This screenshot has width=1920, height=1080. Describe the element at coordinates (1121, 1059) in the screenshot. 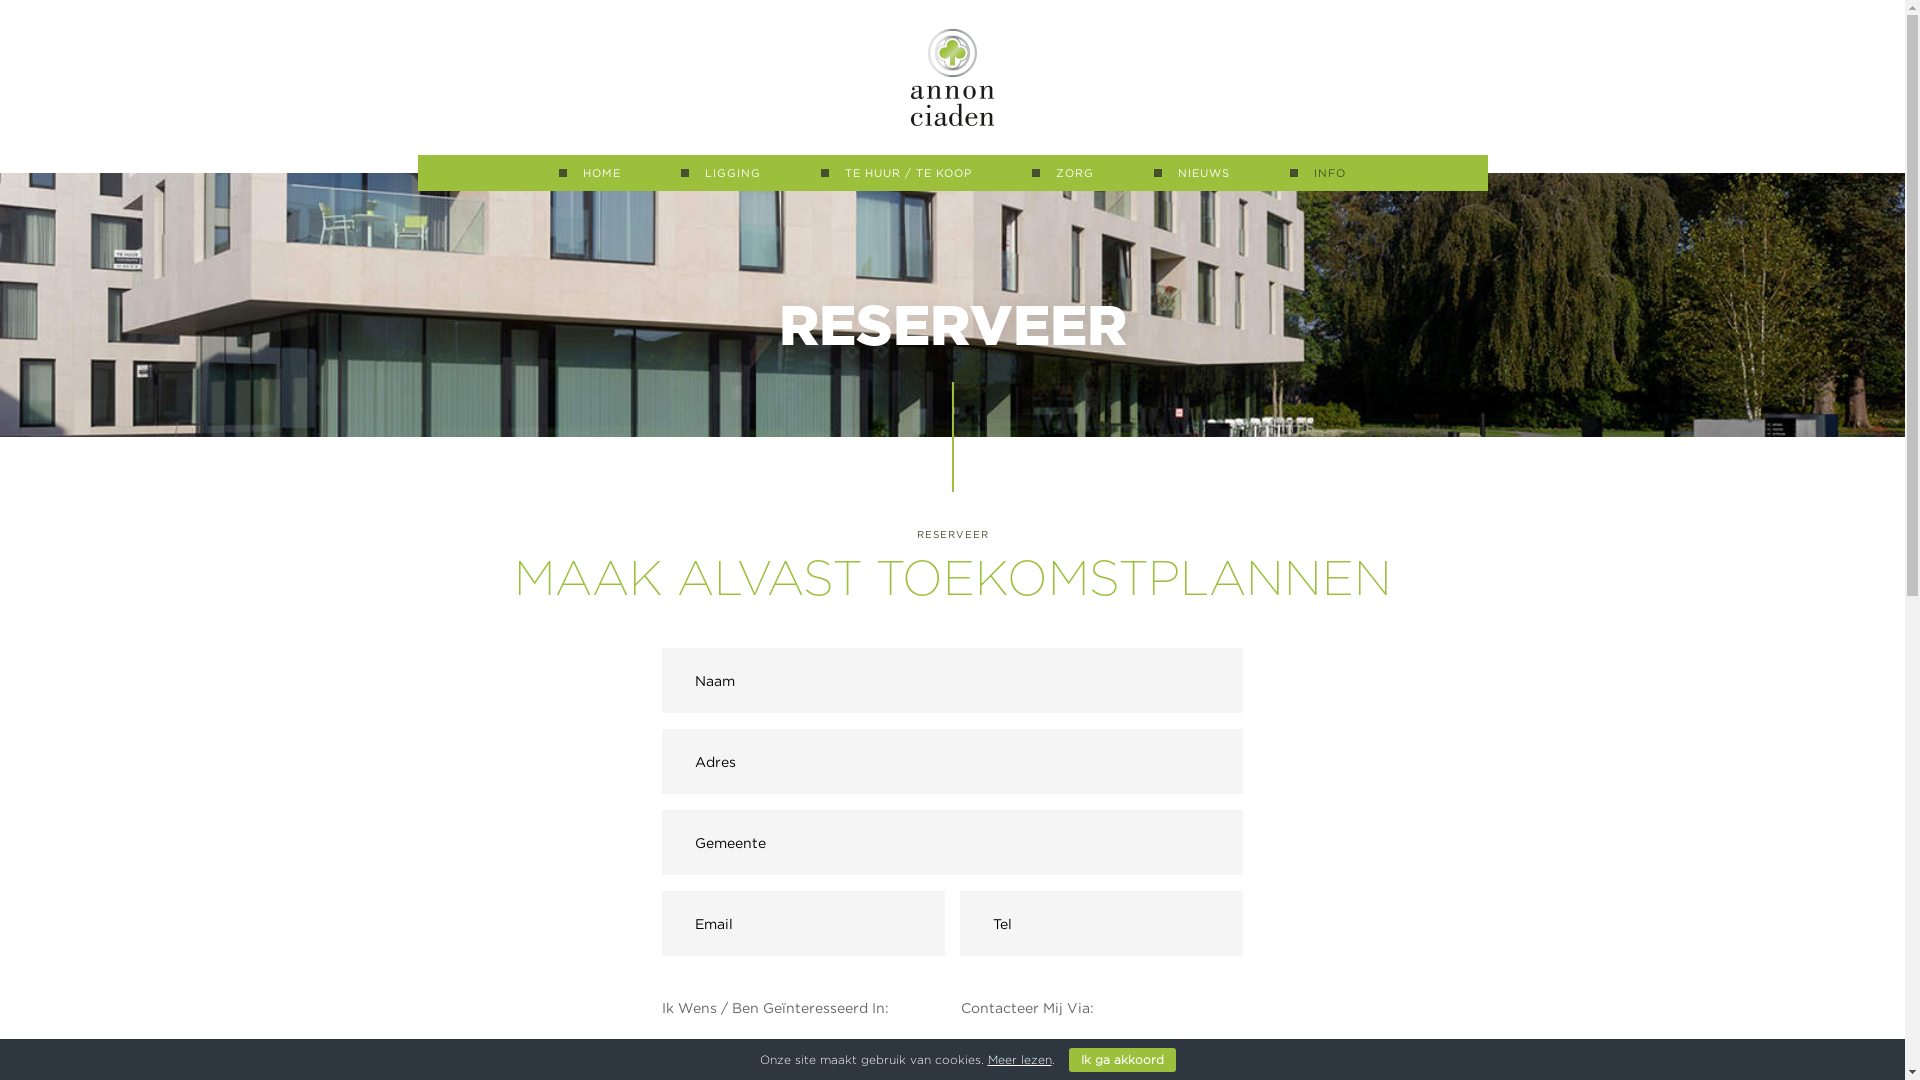

I see `'Ik ga akkoord'` at that location.